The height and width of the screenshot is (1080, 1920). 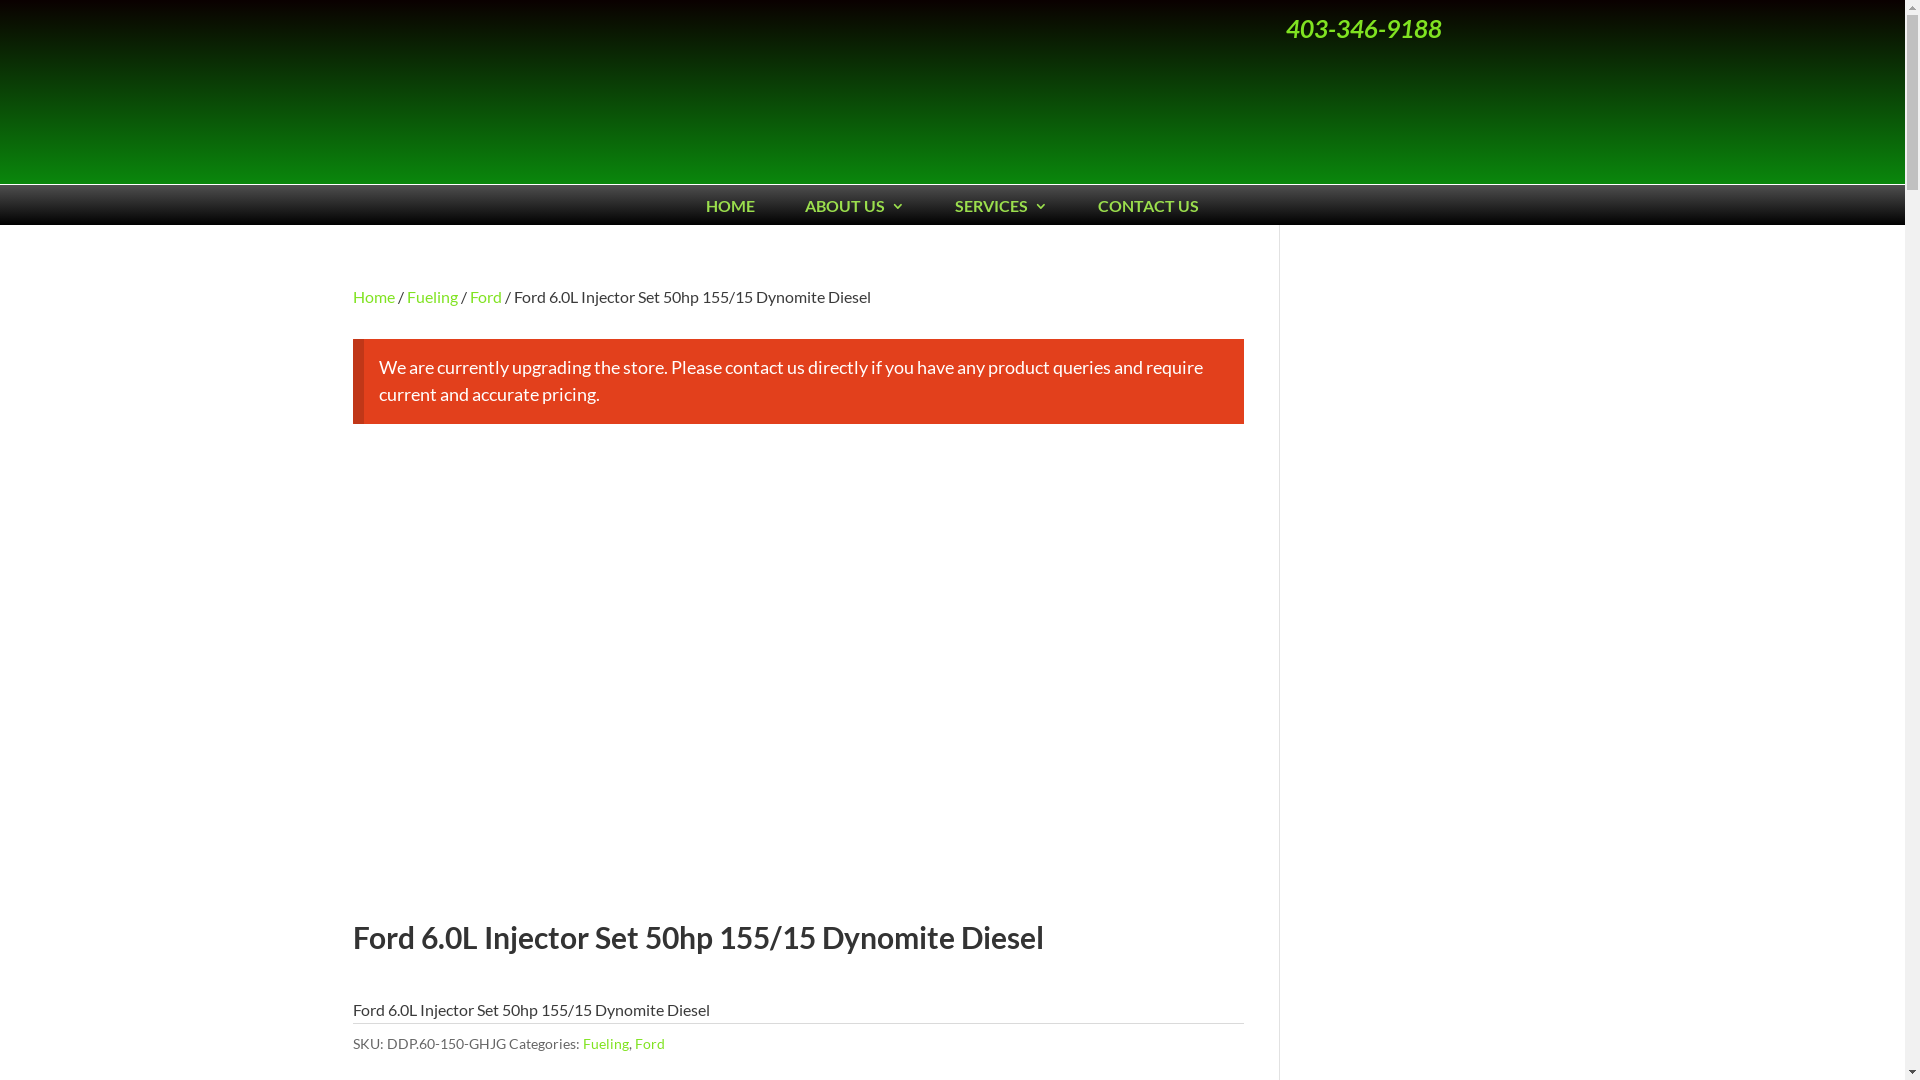 What do you see at coordinates (603, 1042) in the screenshot?
I see `'Fueling'` at bounding box center [603, 1042].